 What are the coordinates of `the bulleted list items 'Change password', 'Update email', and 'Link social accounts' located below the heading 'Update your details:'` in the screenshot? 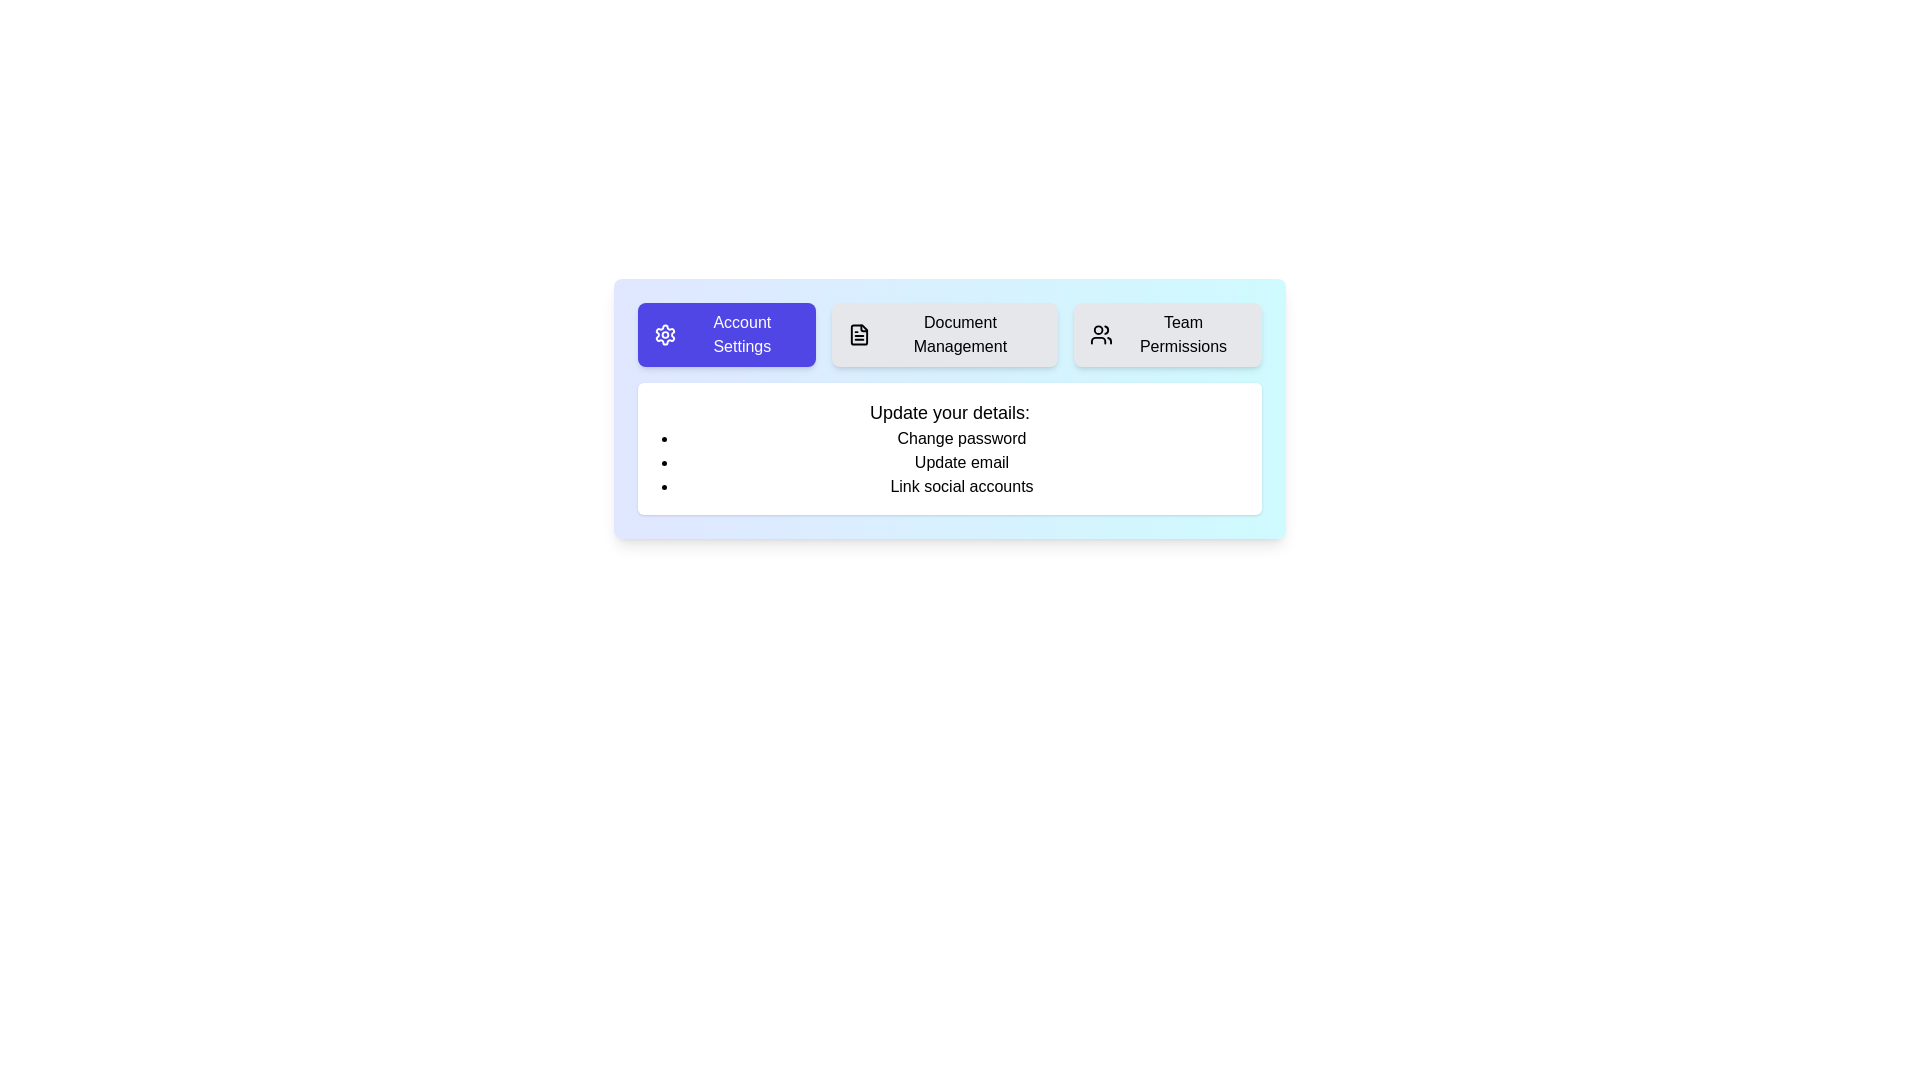 It's located at (949, 462).